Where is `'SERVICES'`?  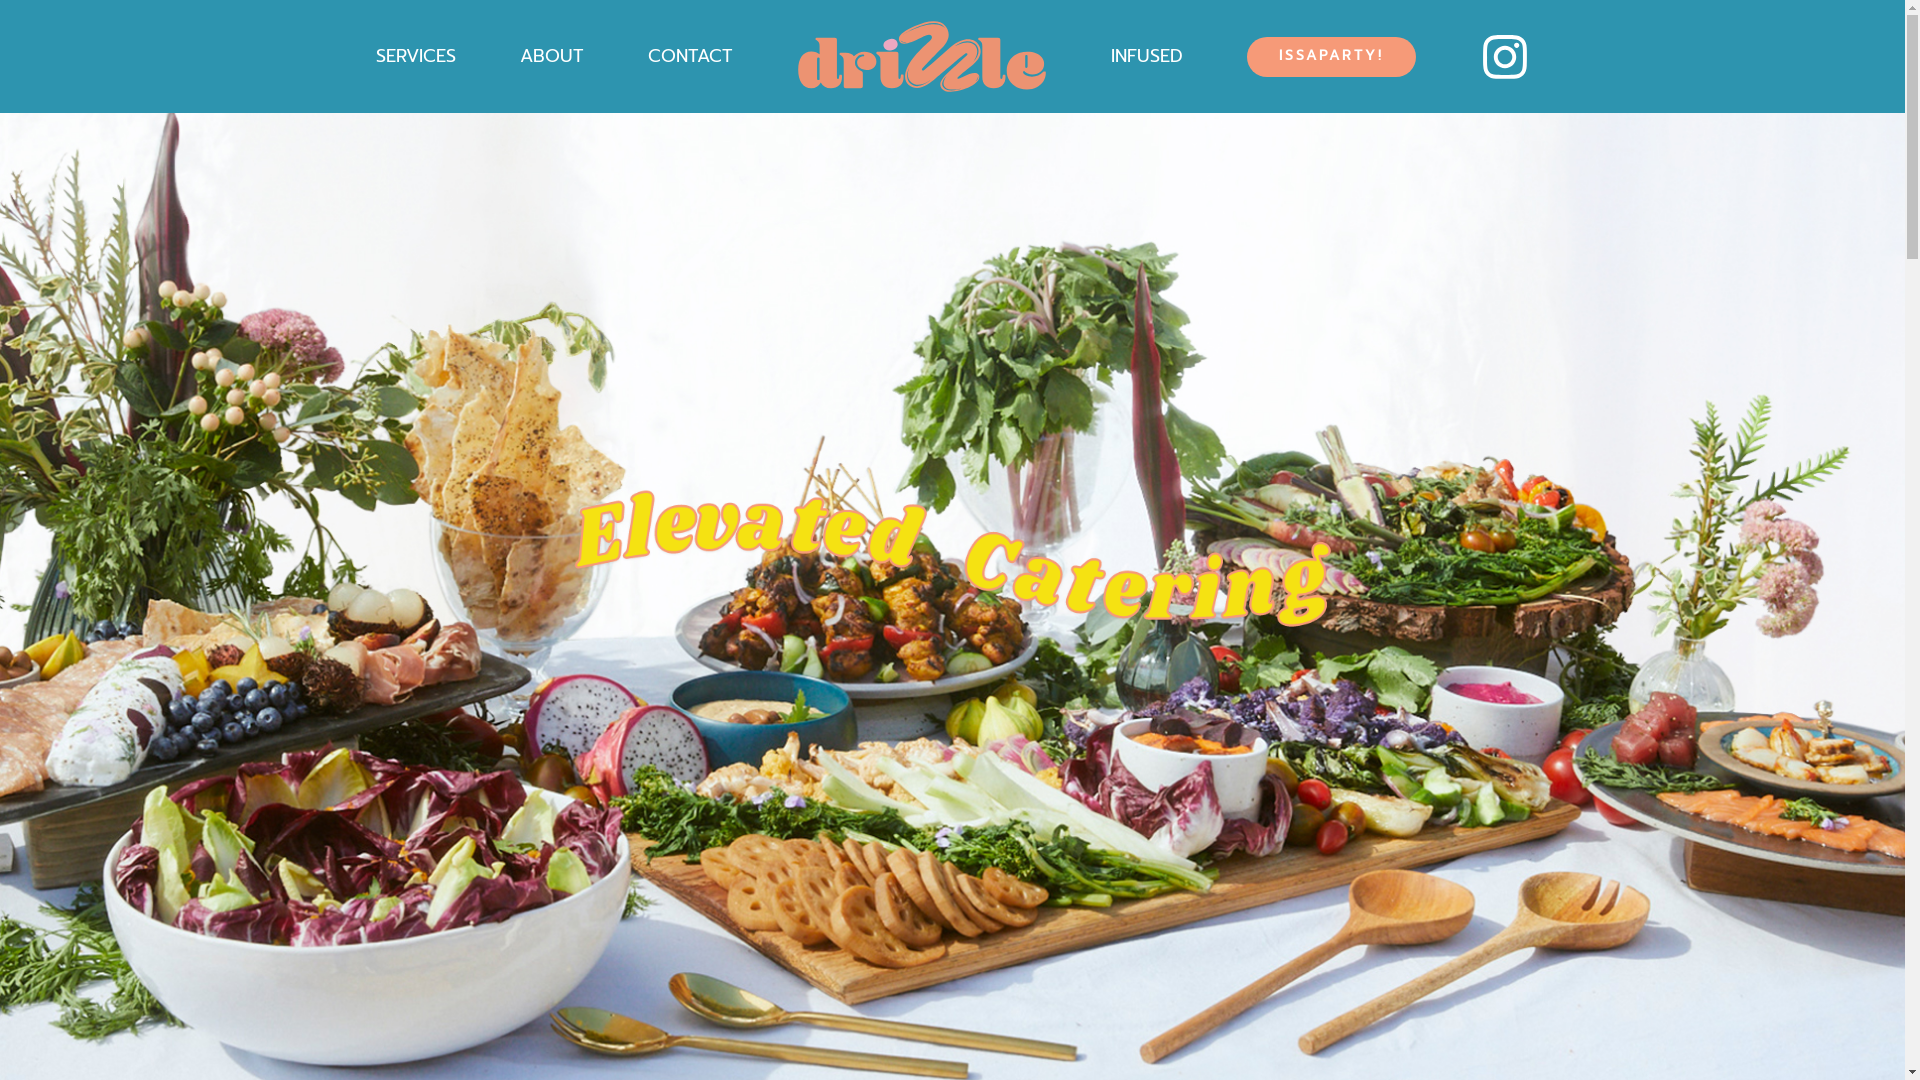
'SERVICES' is located at coordinates (415, 55).